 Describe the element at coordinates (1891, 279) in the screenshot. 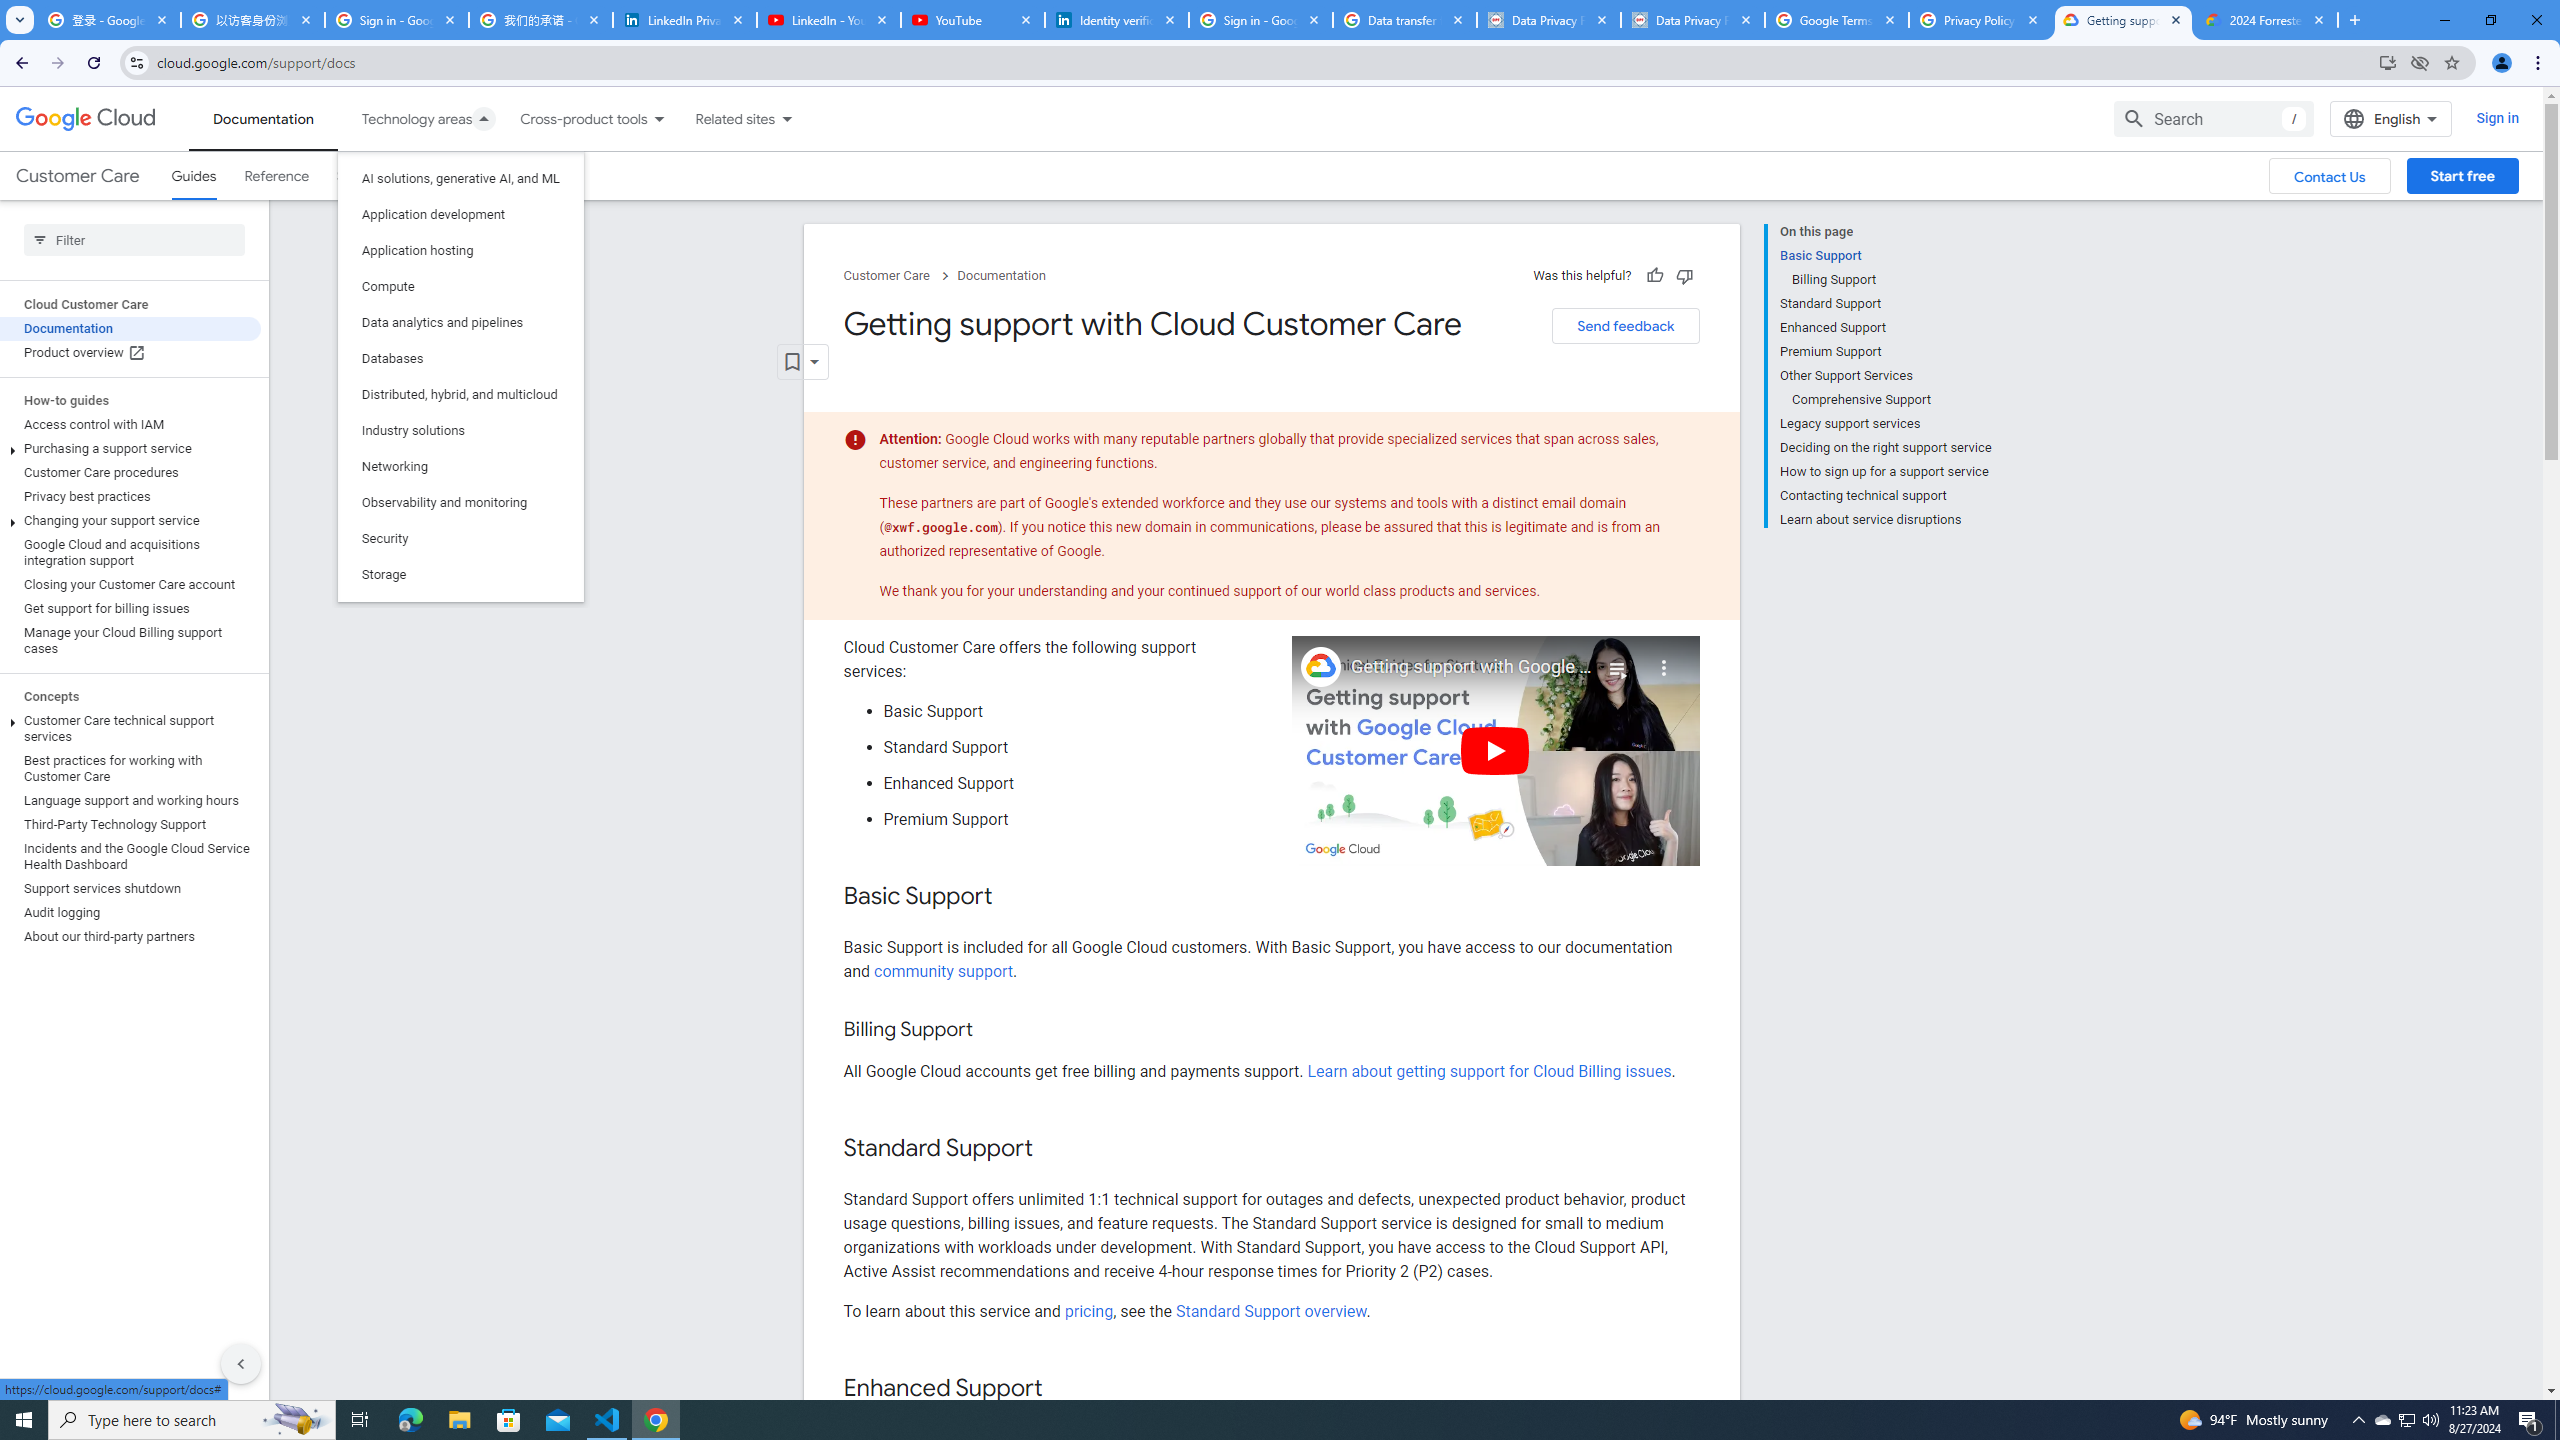

I see `'Billing Support'` at that location.